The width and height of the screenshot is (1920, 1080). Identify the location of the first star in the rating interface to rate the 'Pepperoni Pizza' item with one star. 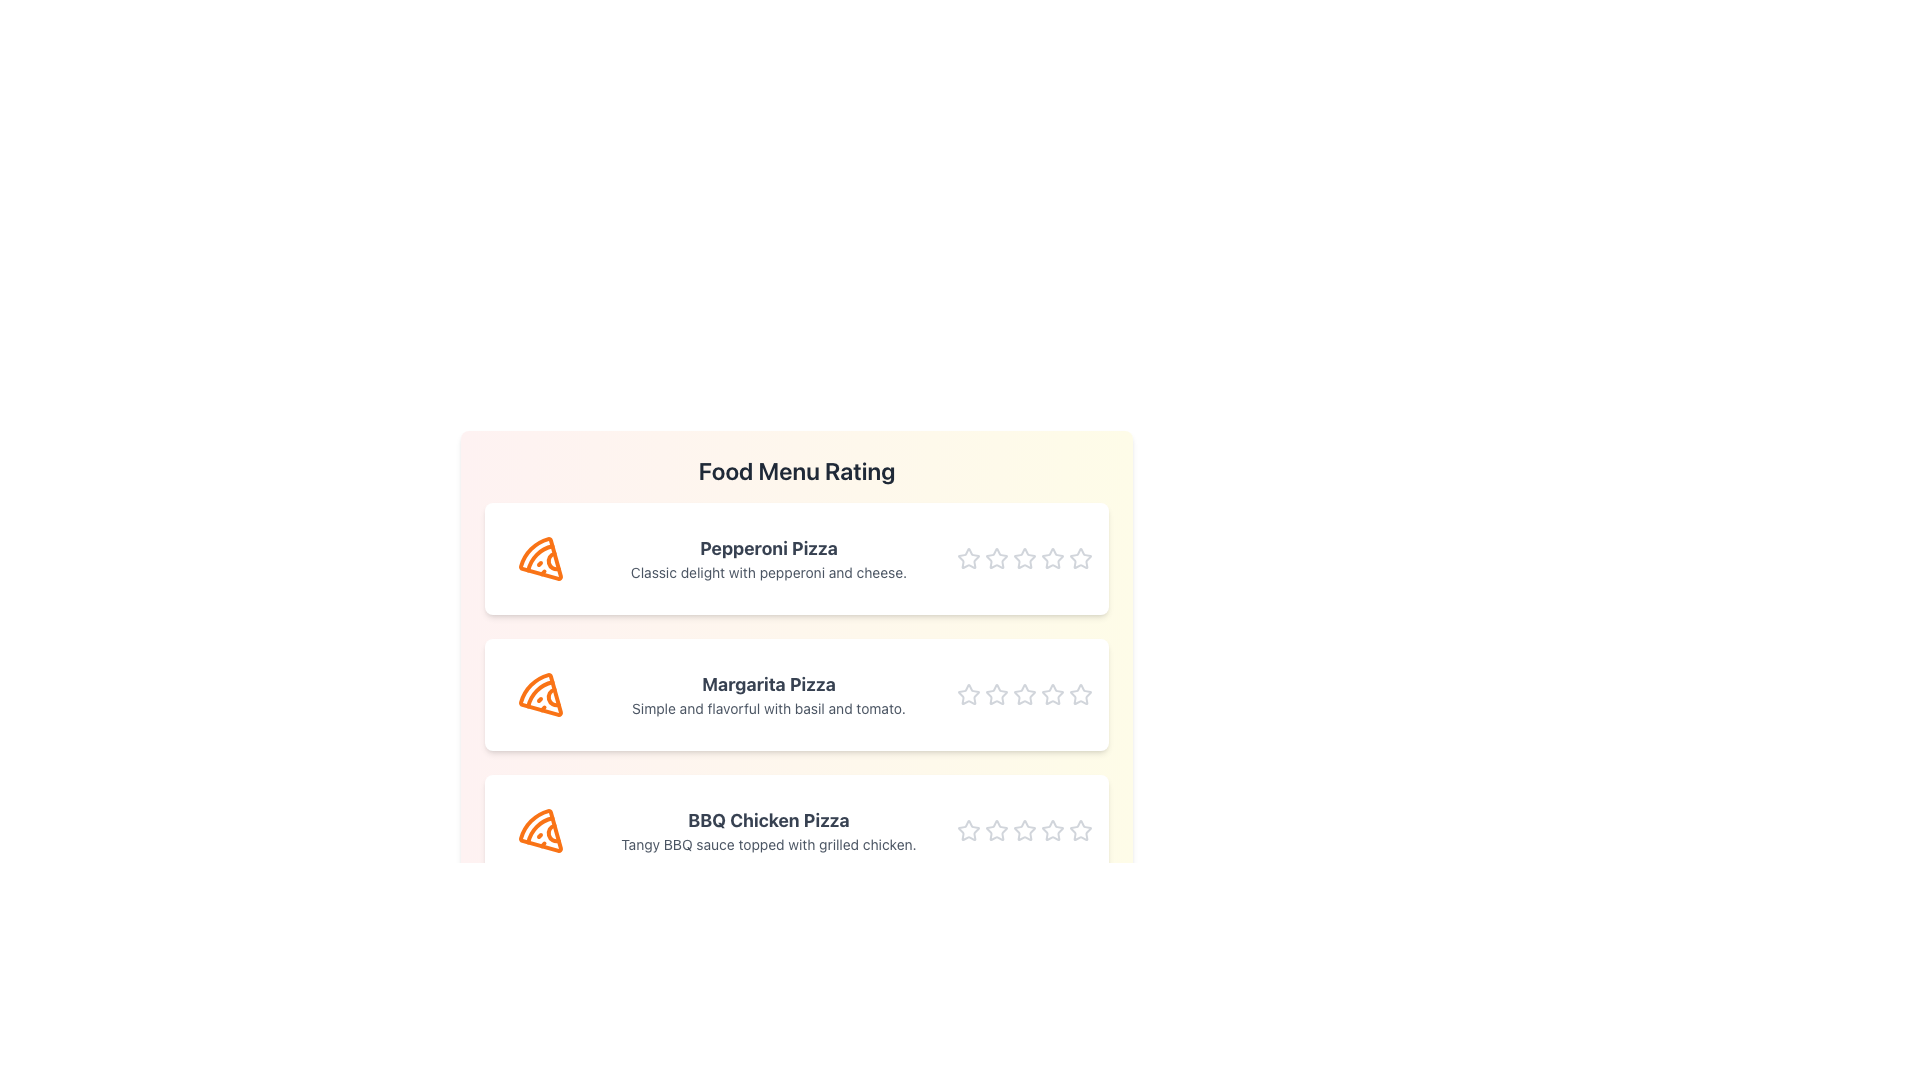
(969, 558).